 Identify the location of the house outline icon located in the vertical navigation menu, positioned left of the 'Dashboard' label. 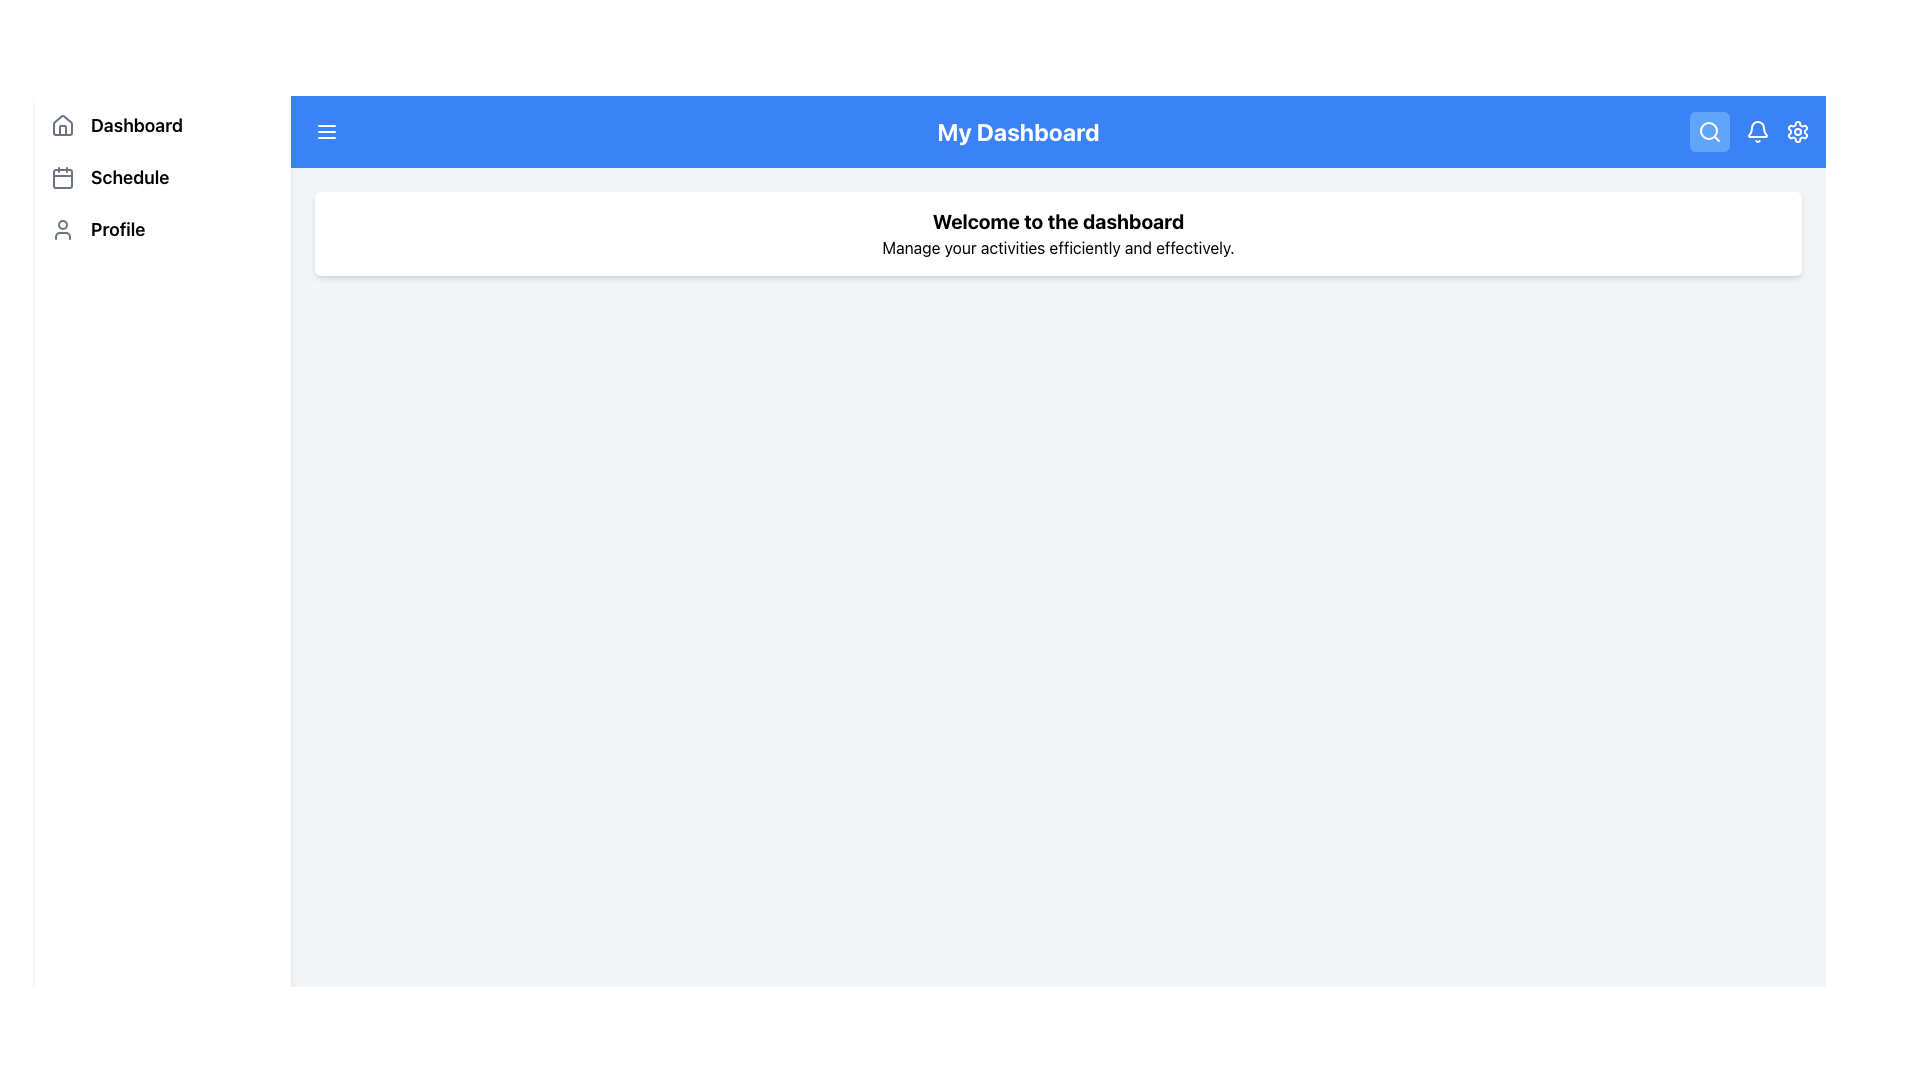
(62, 126).